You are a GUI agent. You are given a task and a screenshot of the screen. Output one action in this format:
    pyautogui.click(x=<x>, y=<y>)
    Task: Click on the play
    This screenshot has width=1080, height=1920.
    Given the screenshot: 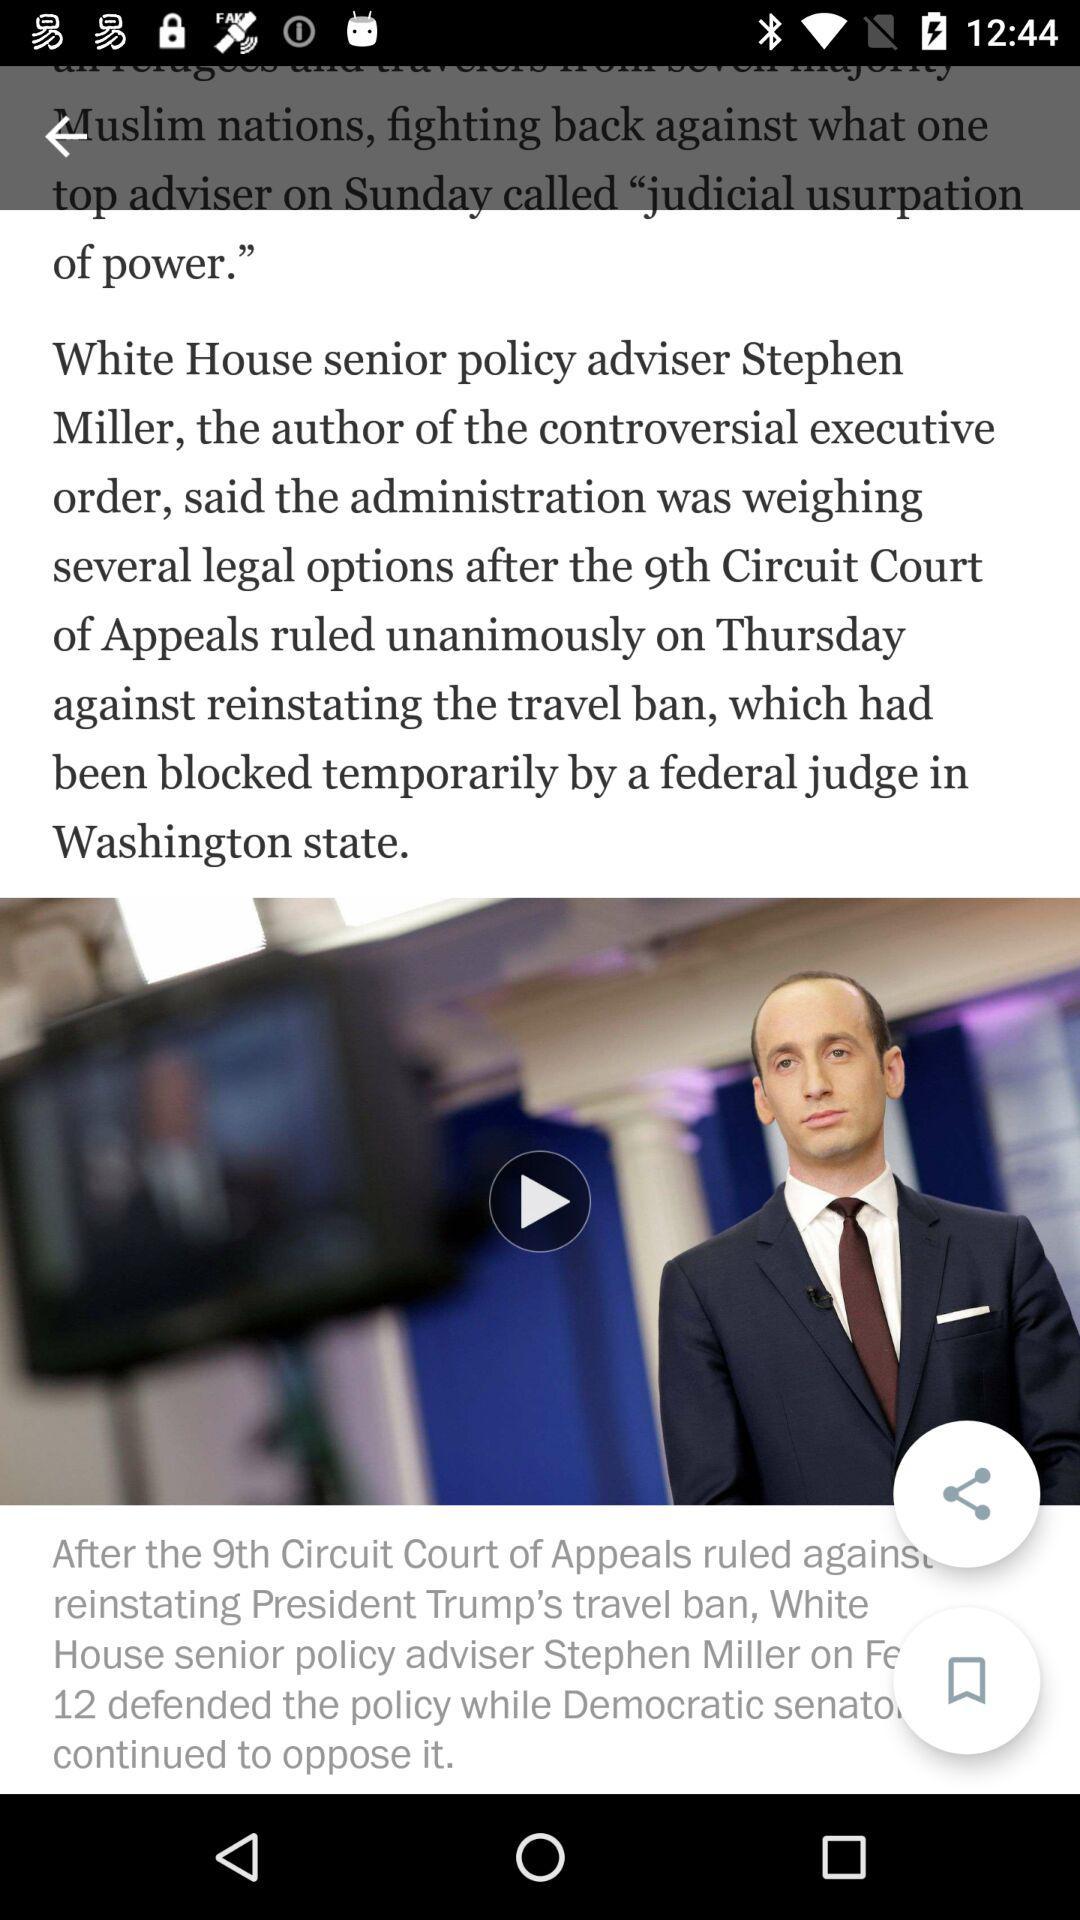 What is the action you would take?
    pyautogui.click(x=540, y=1200)
    